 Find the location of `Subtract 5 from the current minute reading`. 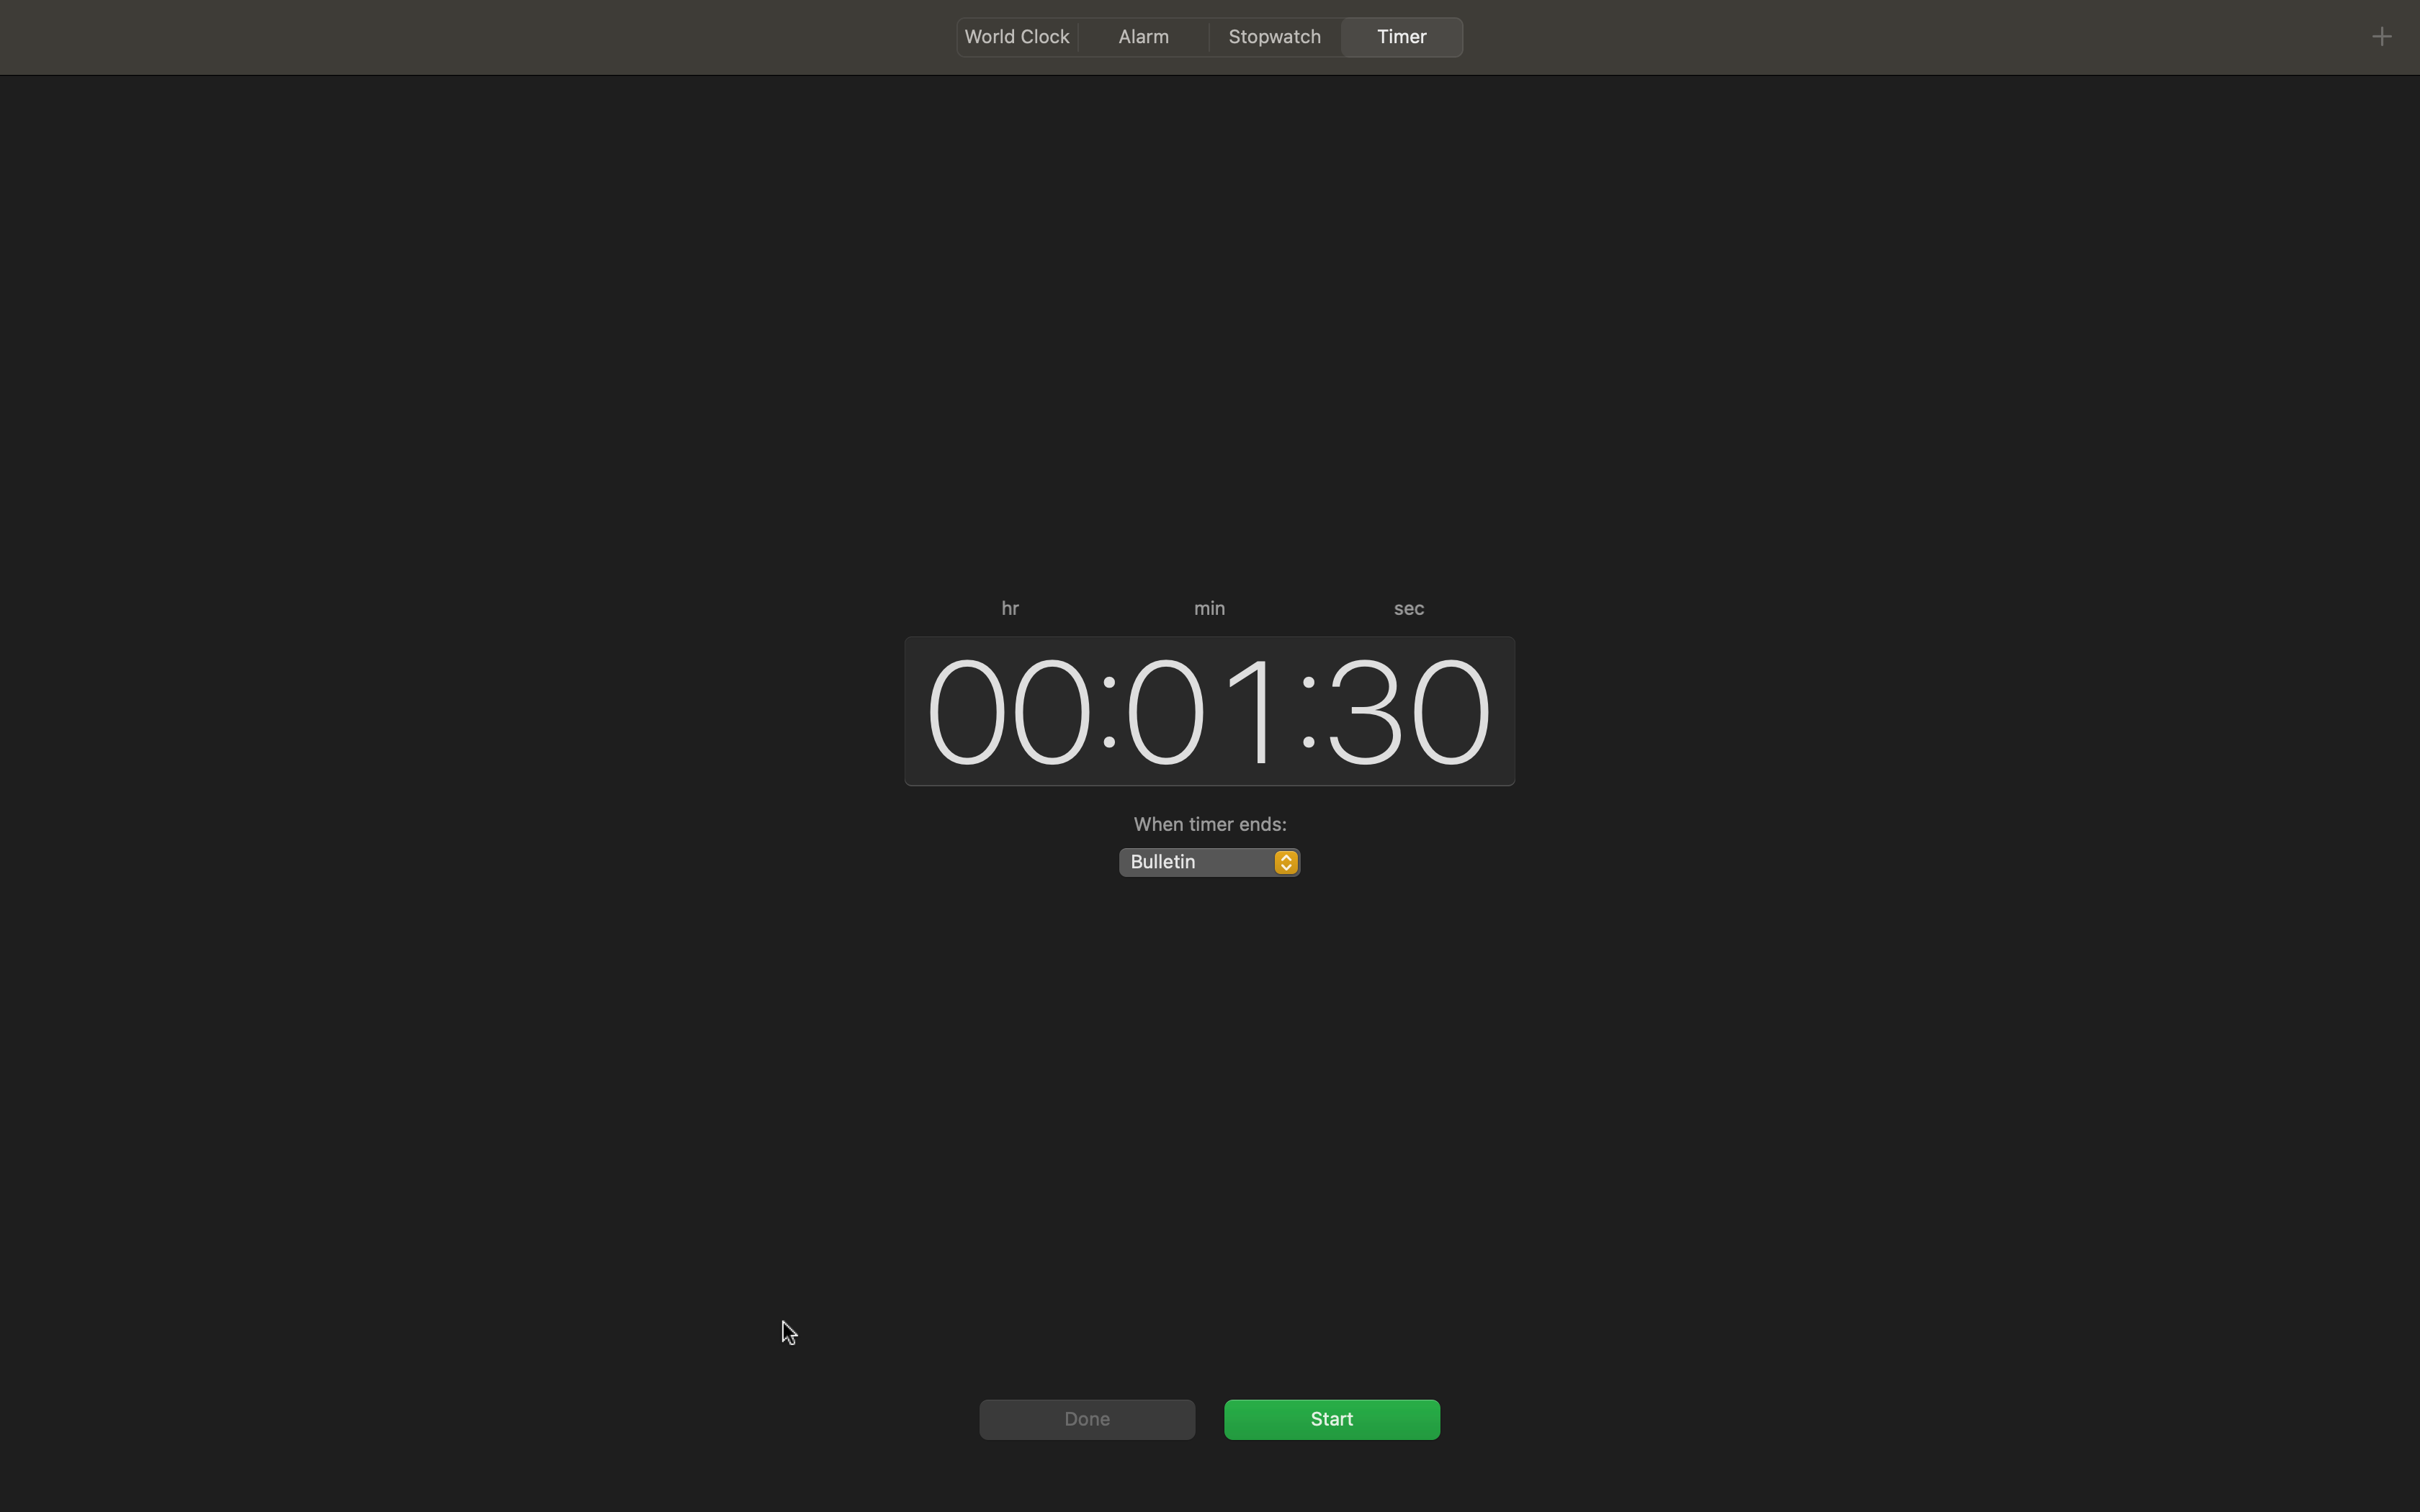

Subtract 5 from the current minute reading is located at coordinates (1201, 708).